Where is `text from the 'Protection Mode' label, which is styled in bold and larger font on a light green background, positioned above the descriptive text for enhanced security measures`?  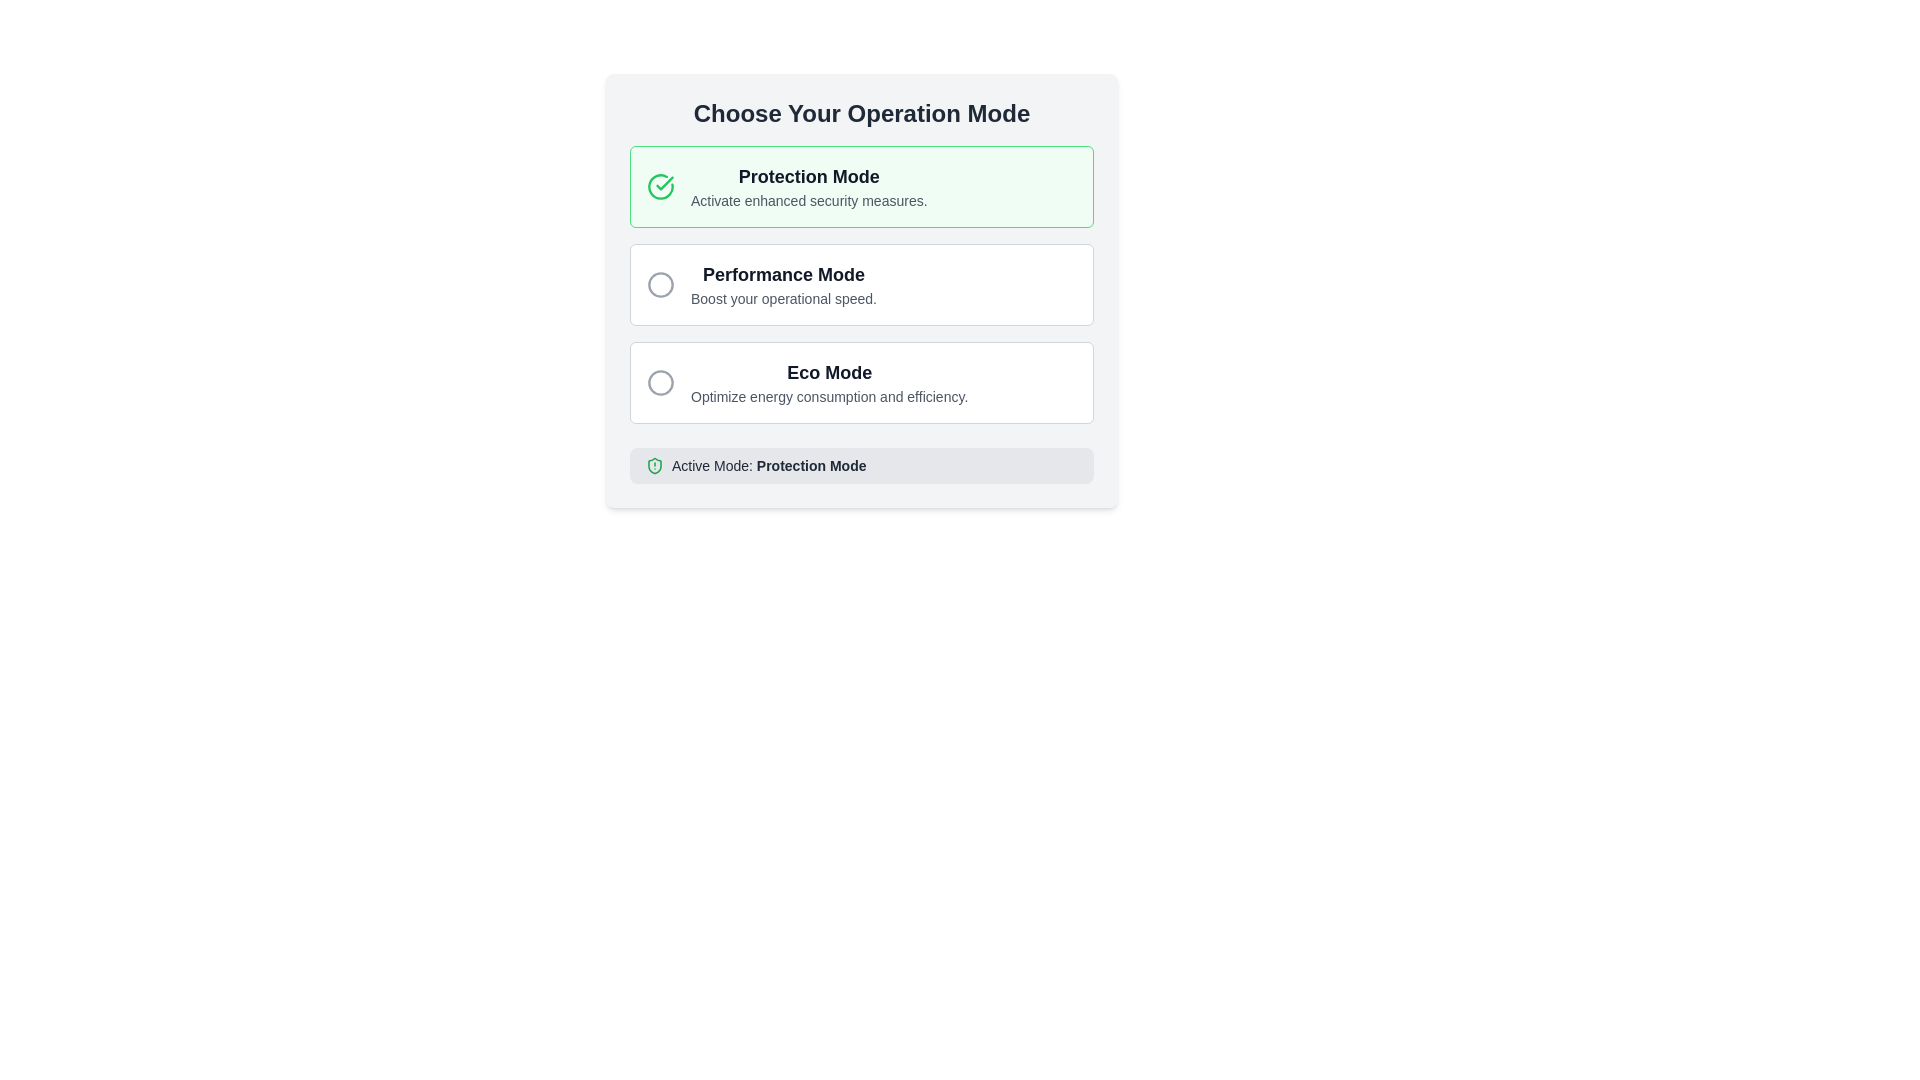 text from the 'Protection Mode' label, which is styled in bold and larger font on a light green background, positioned above the descriptive text for enhanced security measures is located at coordinates (809, 176).